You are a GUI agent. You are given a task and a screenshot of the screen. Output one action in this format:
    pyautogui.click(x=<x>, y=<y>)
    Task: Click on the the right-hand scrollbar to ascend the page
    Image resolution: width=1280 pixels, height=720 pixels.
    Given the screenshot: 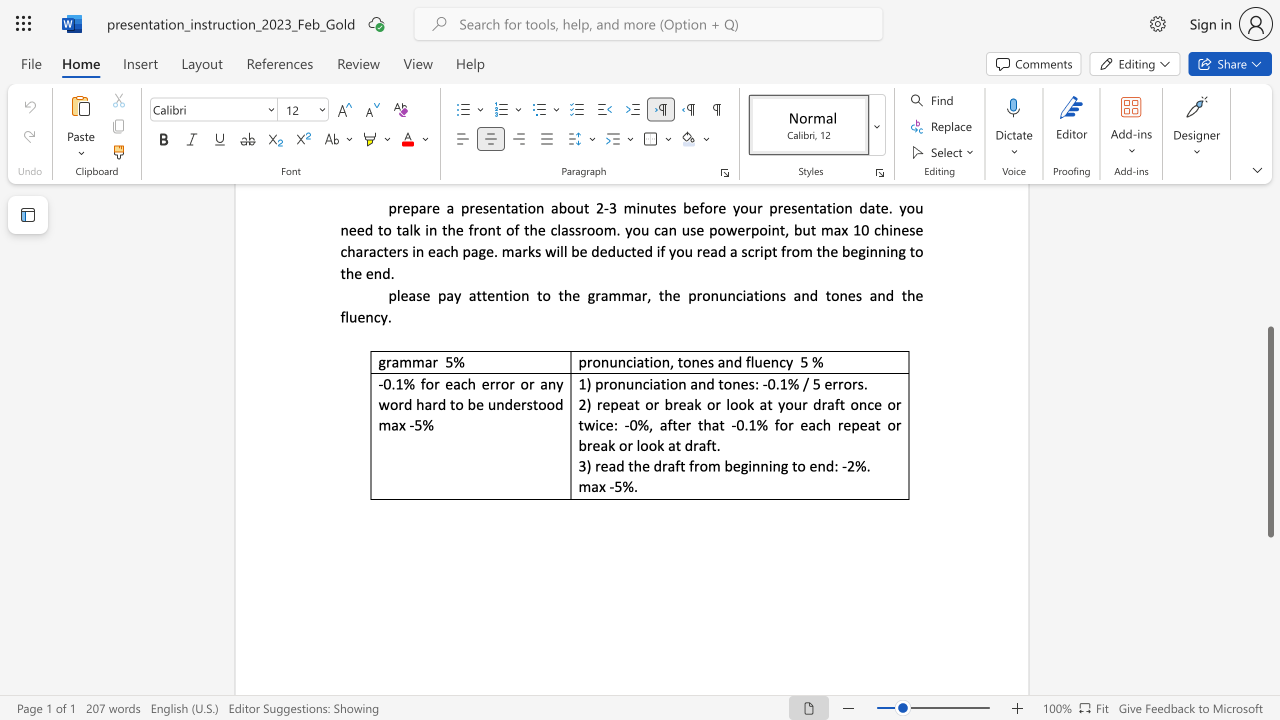 What is the action you would take?
    pyautogui.click(x=1269, y=300)
    